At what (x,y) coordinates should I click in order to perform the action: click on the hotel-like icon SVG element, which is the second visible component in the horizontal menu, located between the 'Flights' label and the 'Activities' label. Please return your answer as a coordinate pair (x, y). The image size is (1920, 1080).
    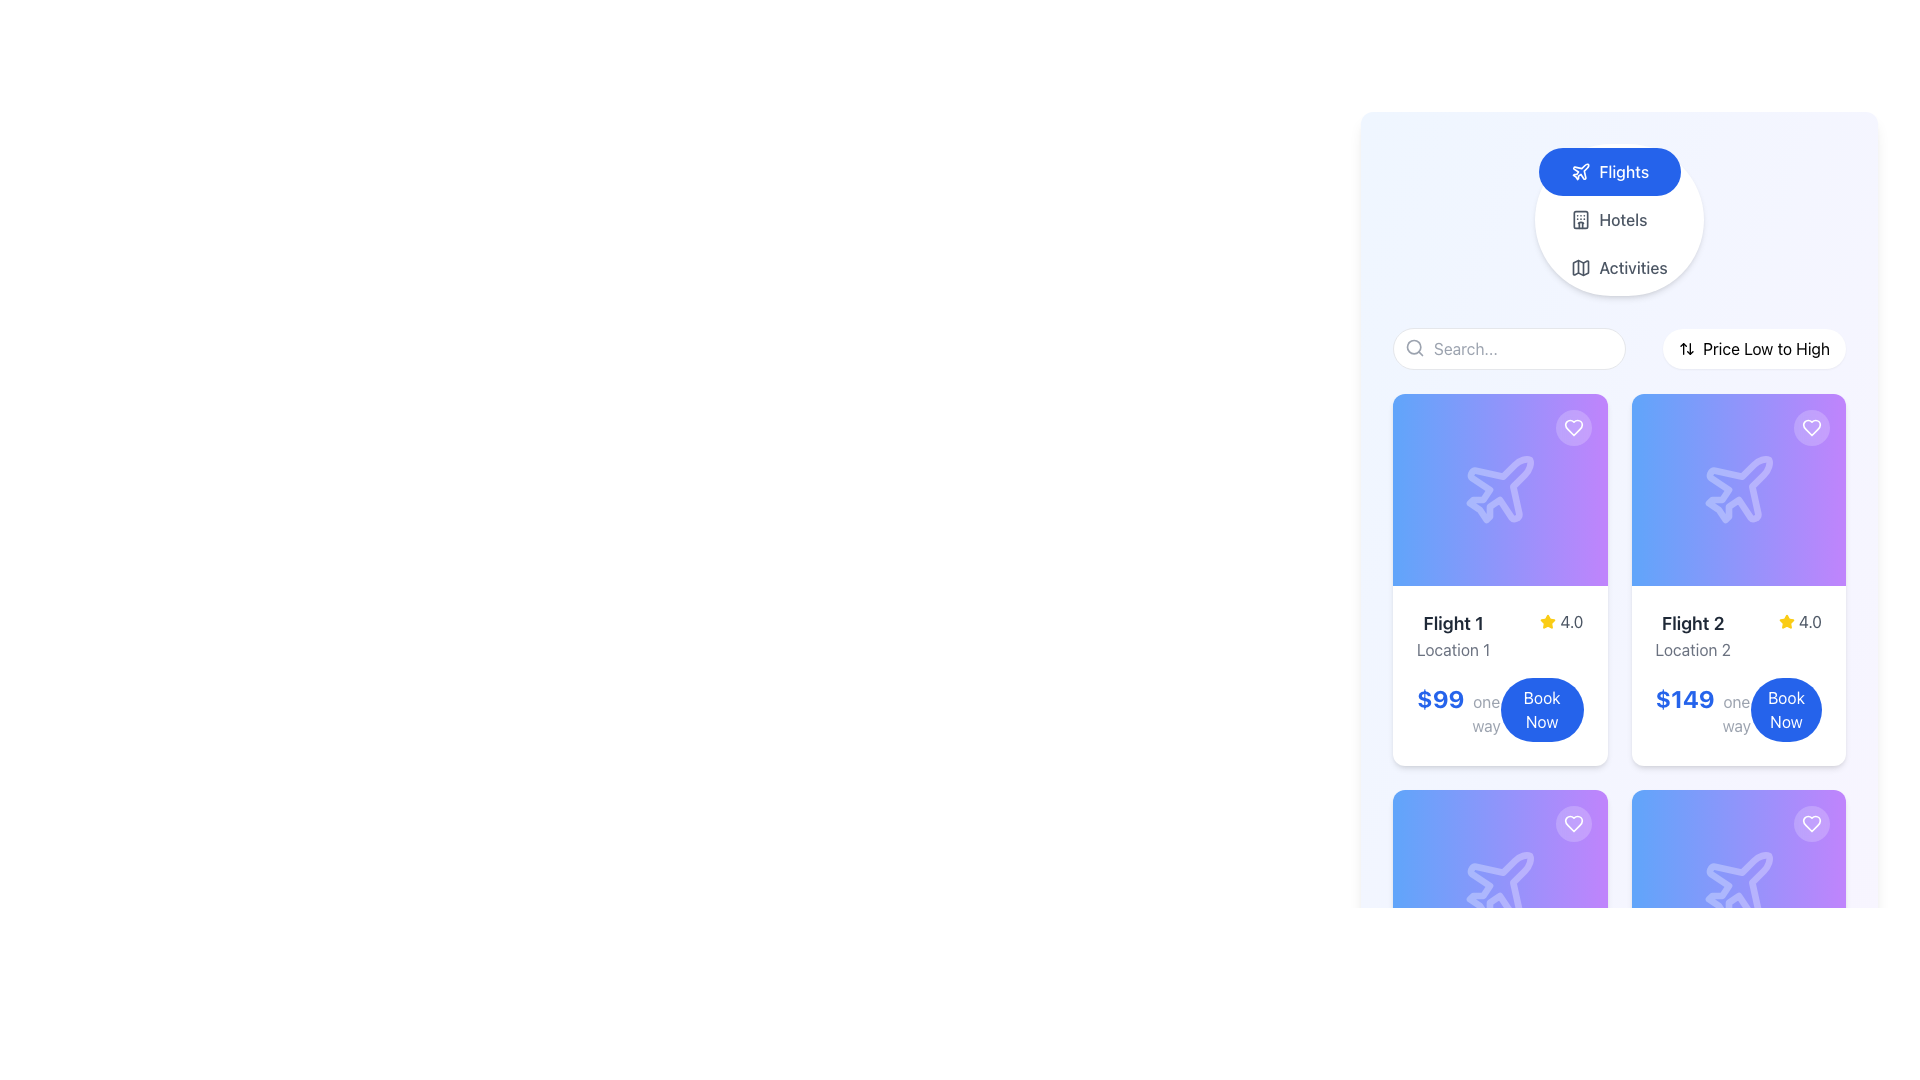
    Looking at the image, I should click on (1580, 219).